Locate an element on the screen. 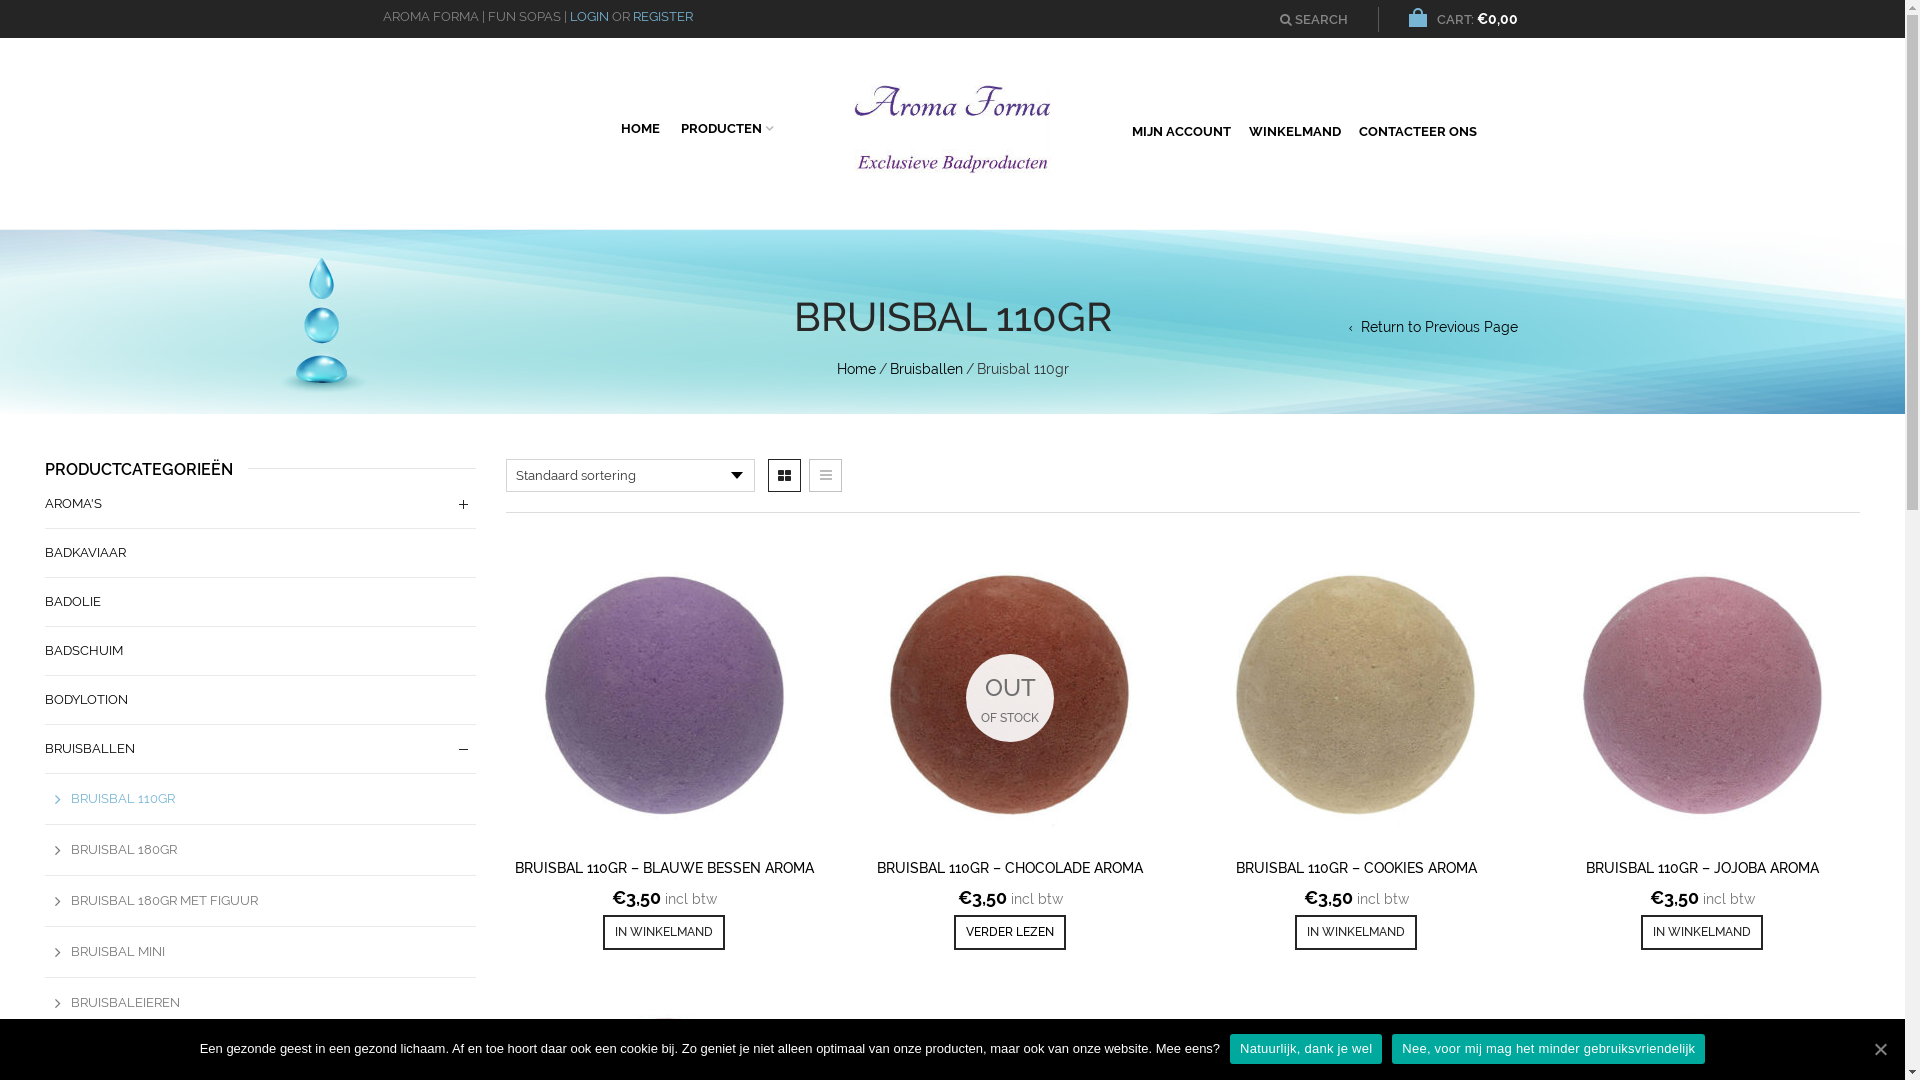 The width and height of the screenshot is (1920, 1080). 'Bruisballen' is located at coordinates (925, 369).